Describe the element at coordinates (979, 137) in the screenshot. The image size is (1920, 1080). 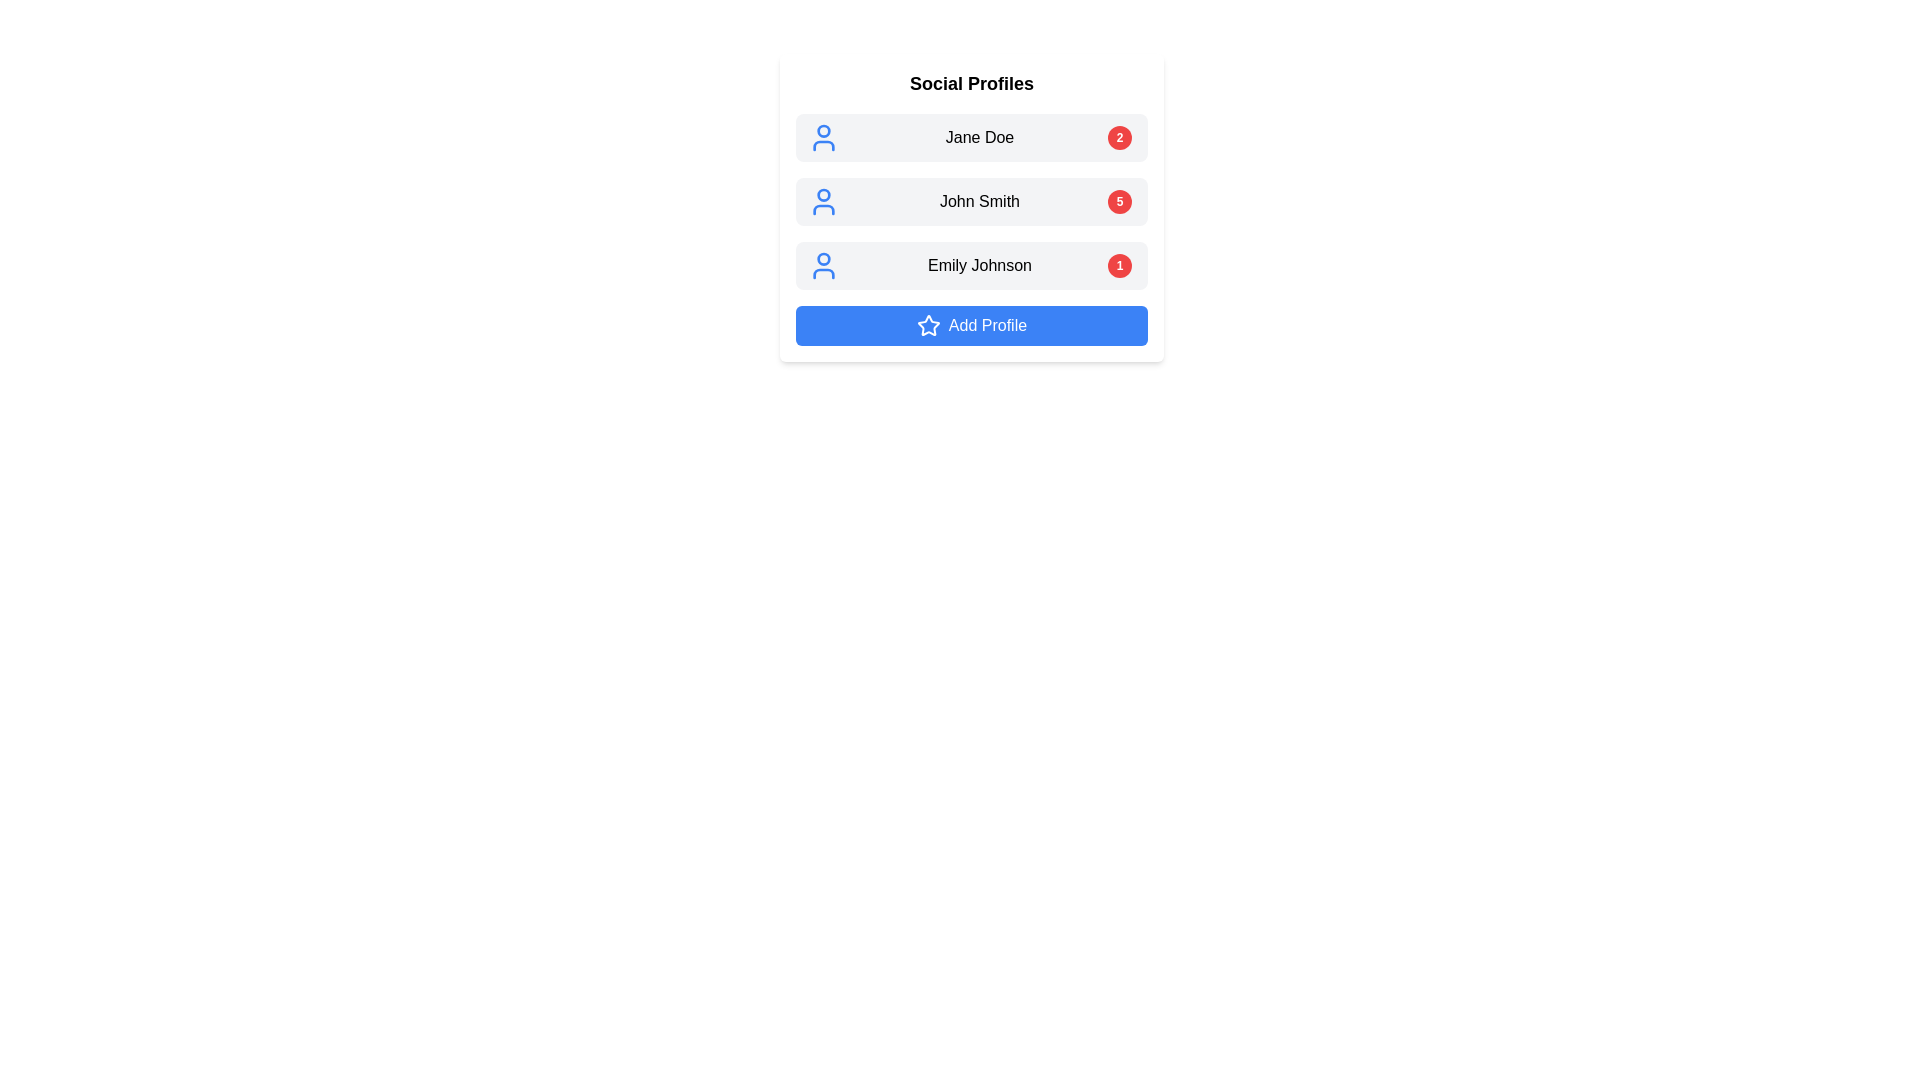
I see `the text label that identifies a specific user profile, located between a blue user icon and a red badge with the number '2'` at that location.